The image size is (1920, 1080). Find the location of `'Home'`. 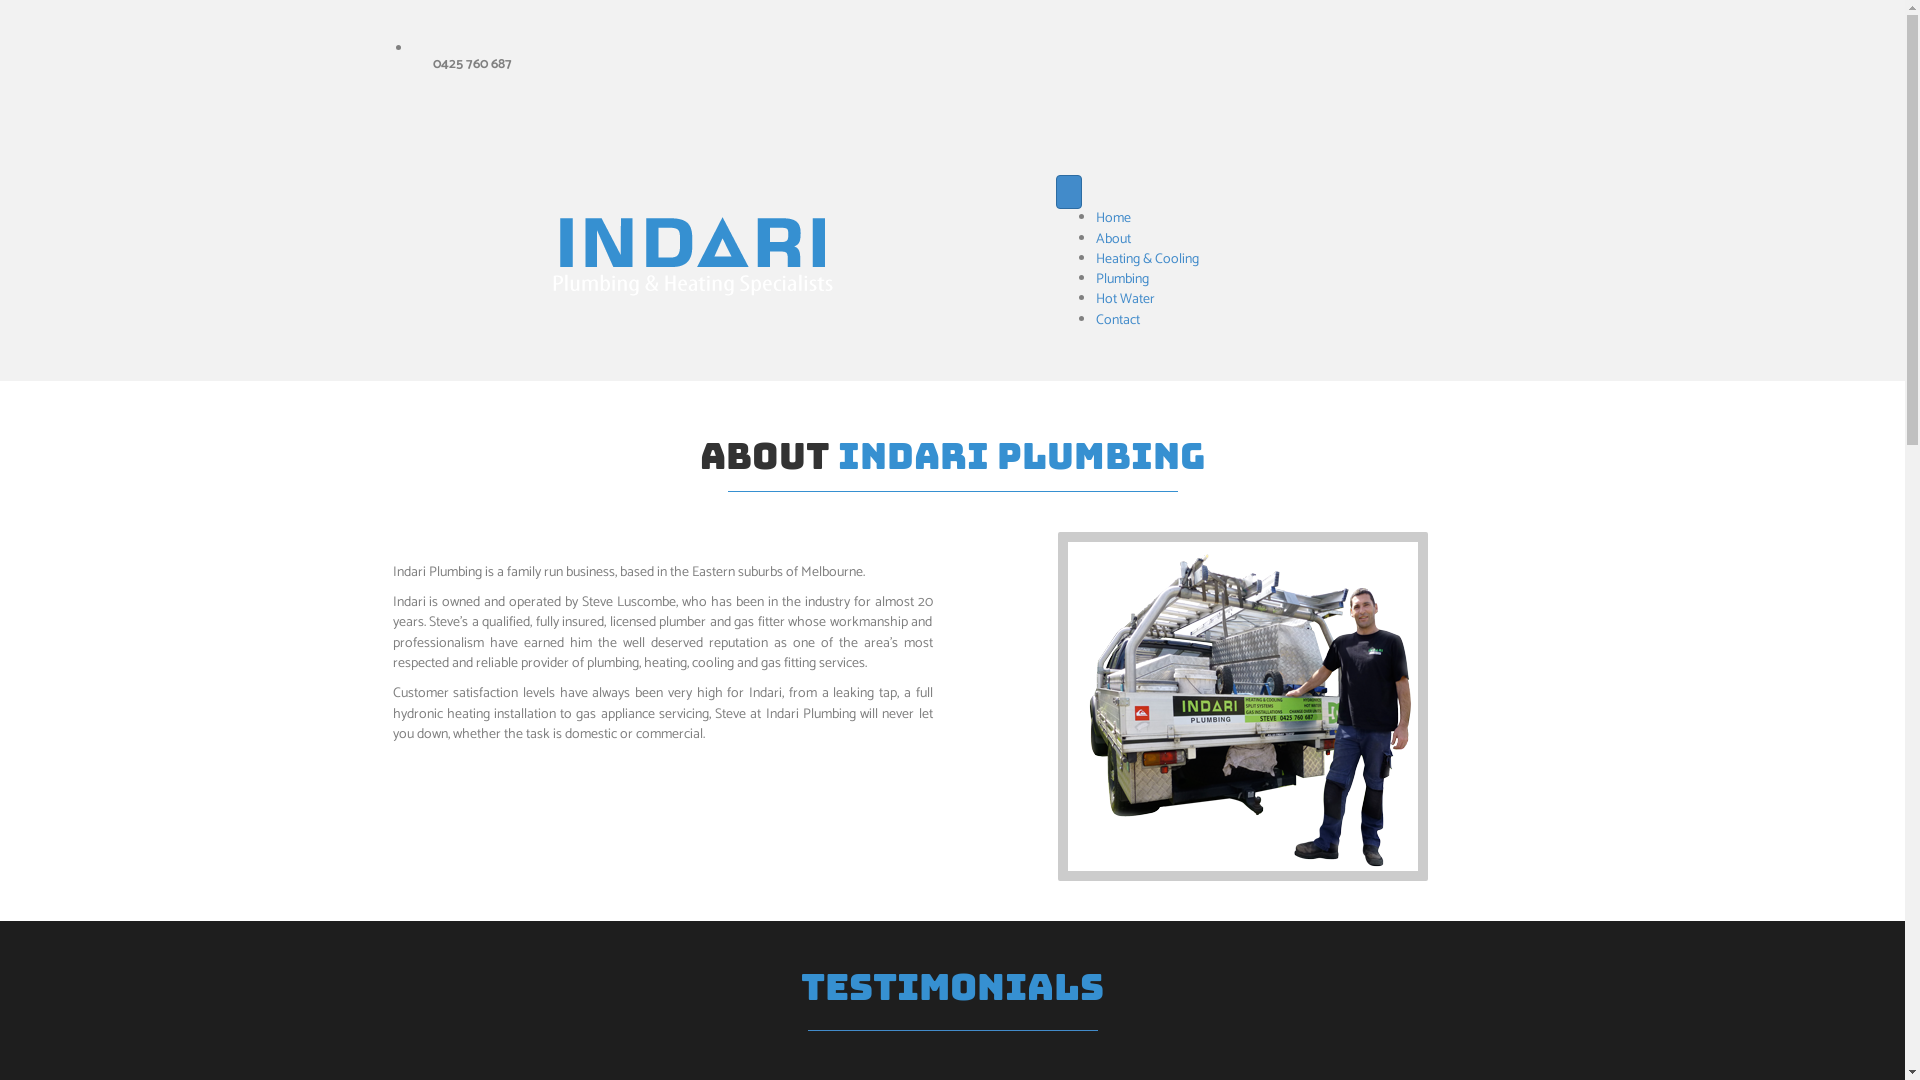

'Home' is located at coordinates (1094, 218).